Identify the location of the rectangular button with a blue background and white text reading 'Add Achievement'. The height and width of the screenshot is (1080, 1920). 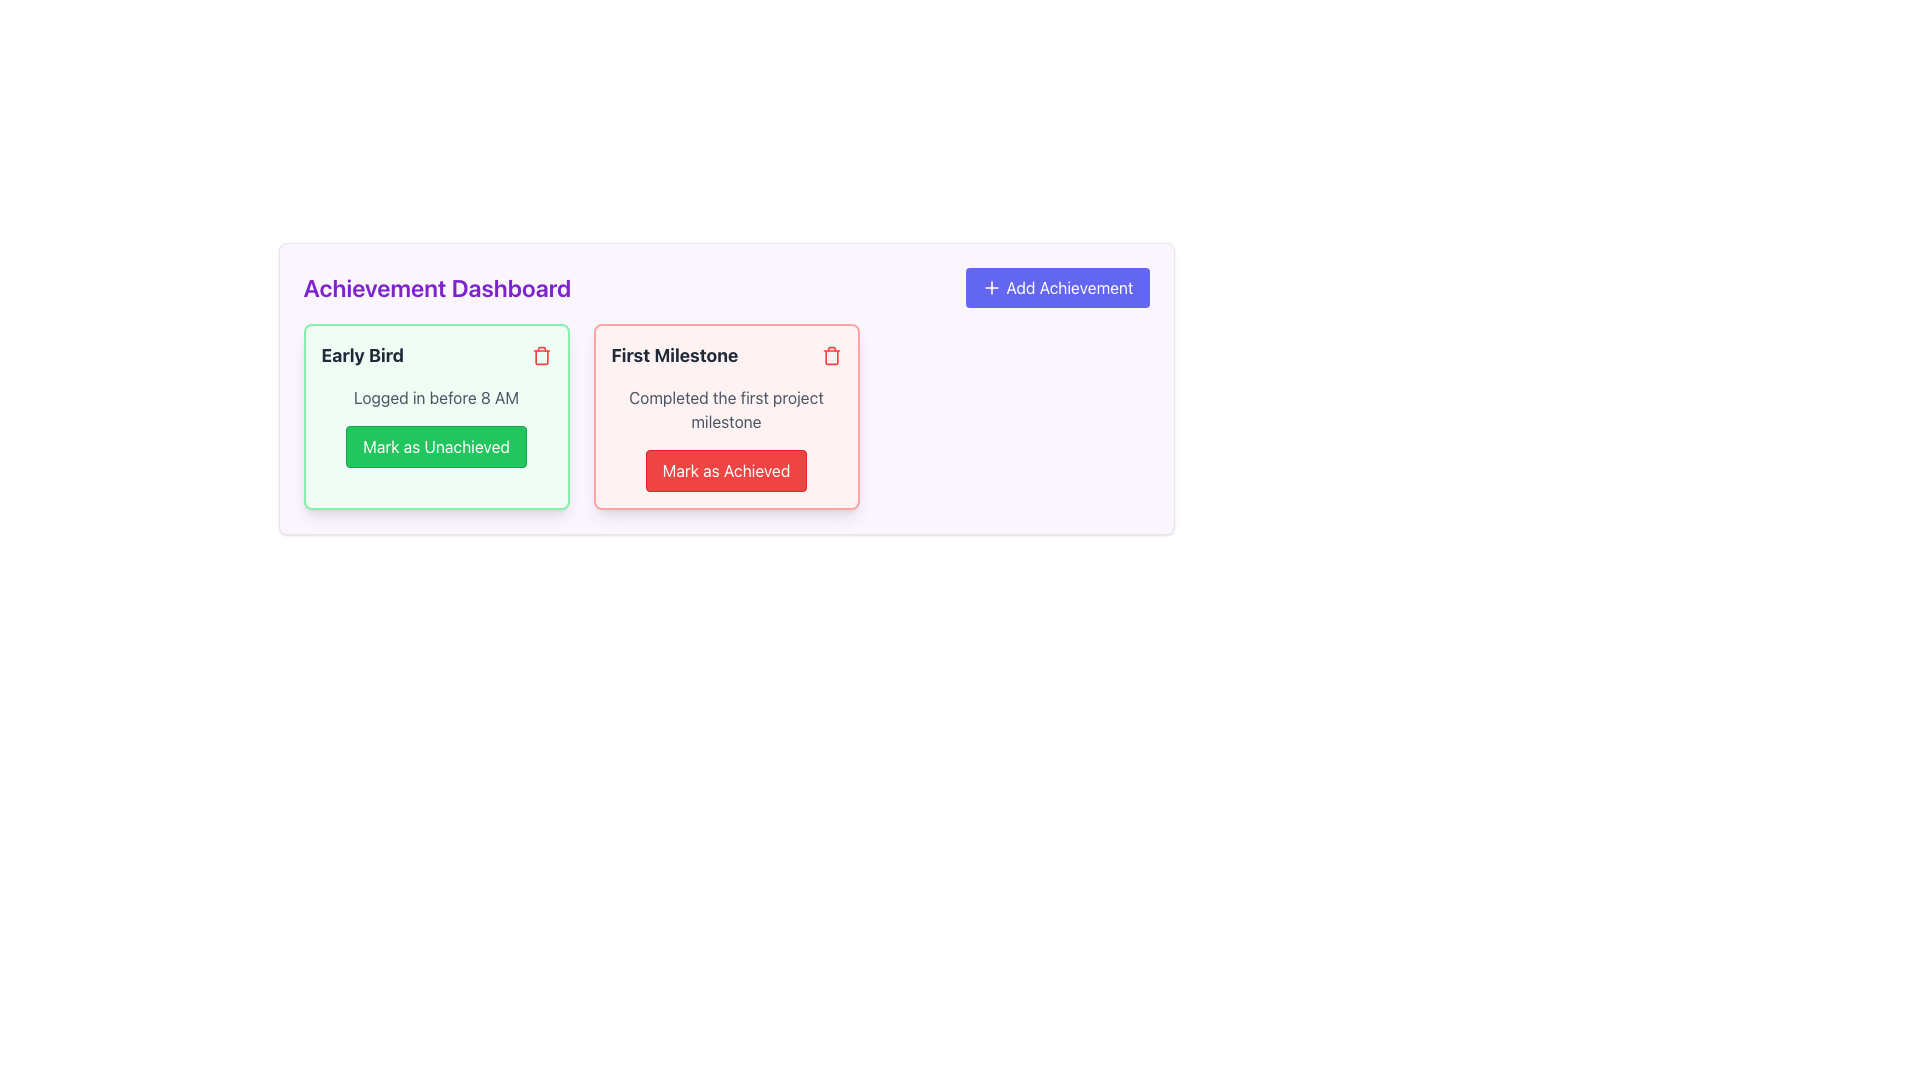
(1056, 288).